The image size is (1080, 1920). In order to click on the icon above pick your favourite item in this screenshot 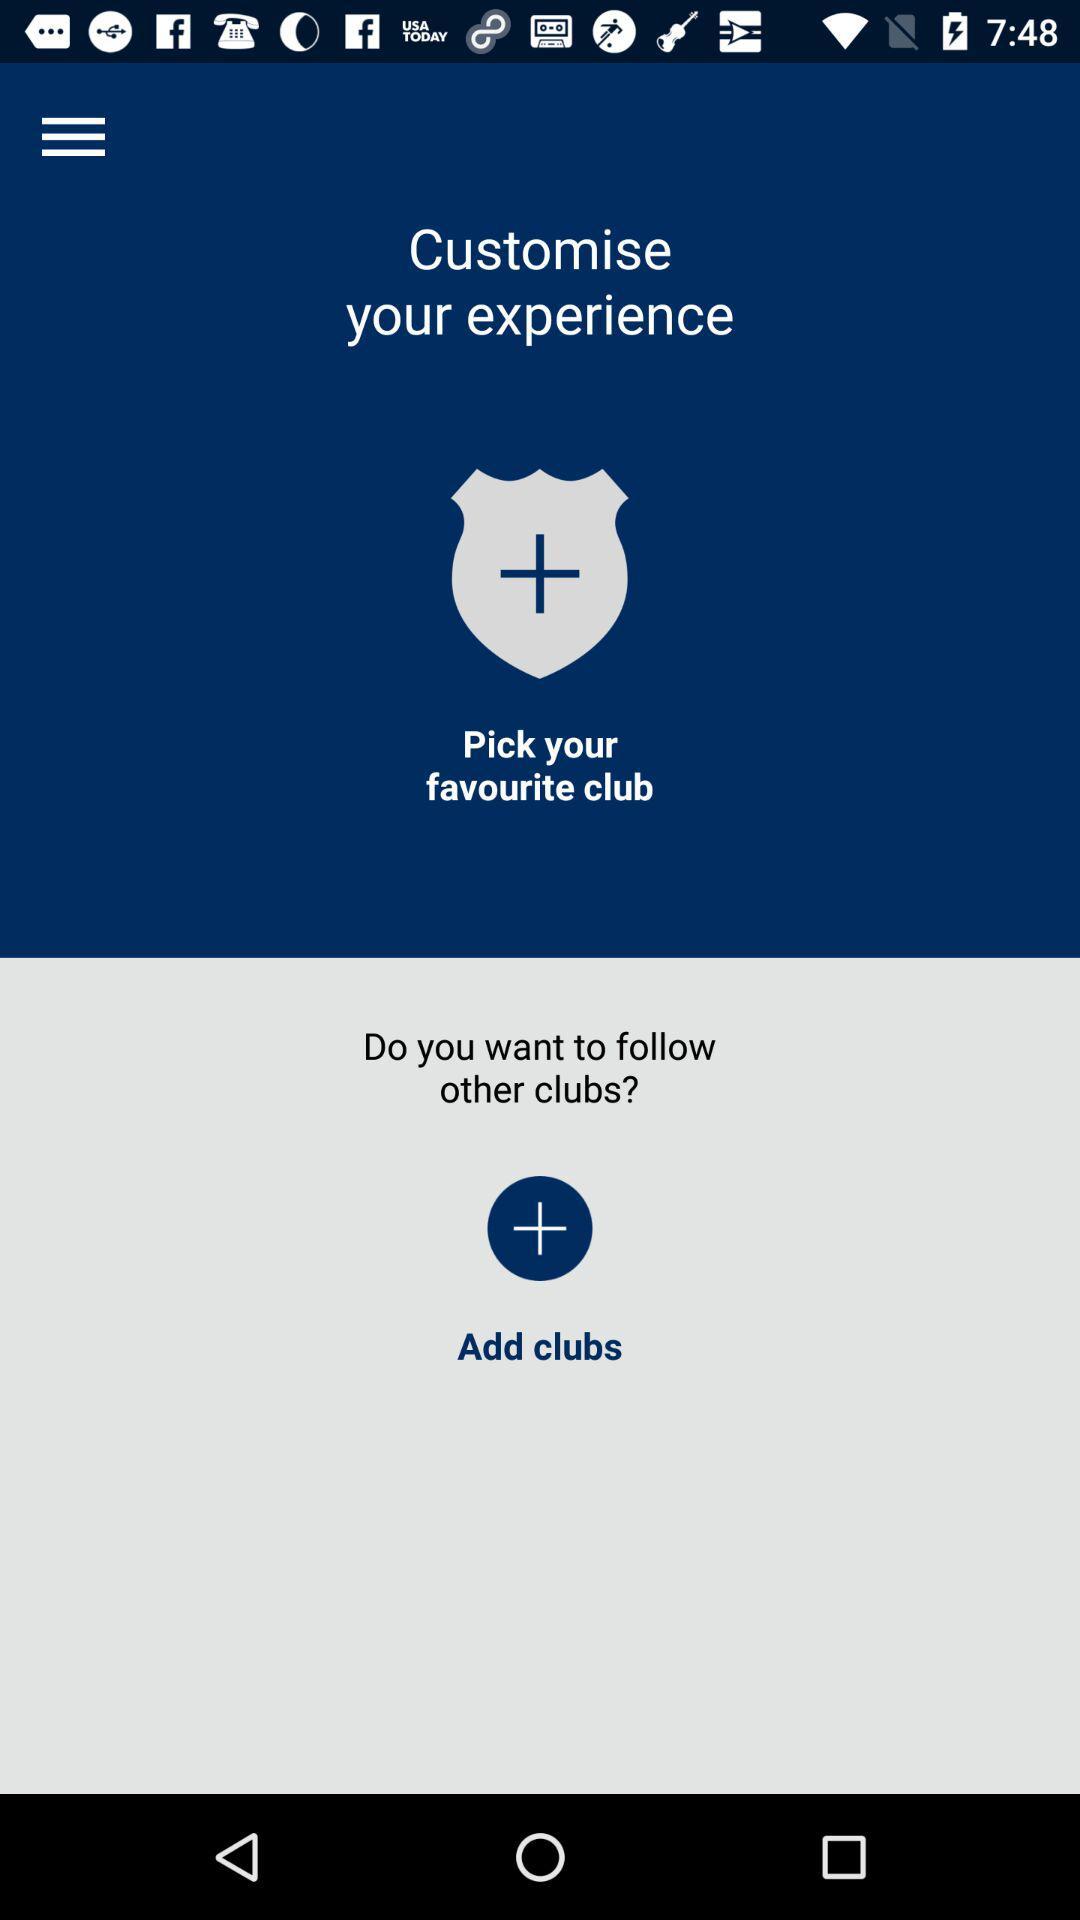, I will do `click(540, 572)`.